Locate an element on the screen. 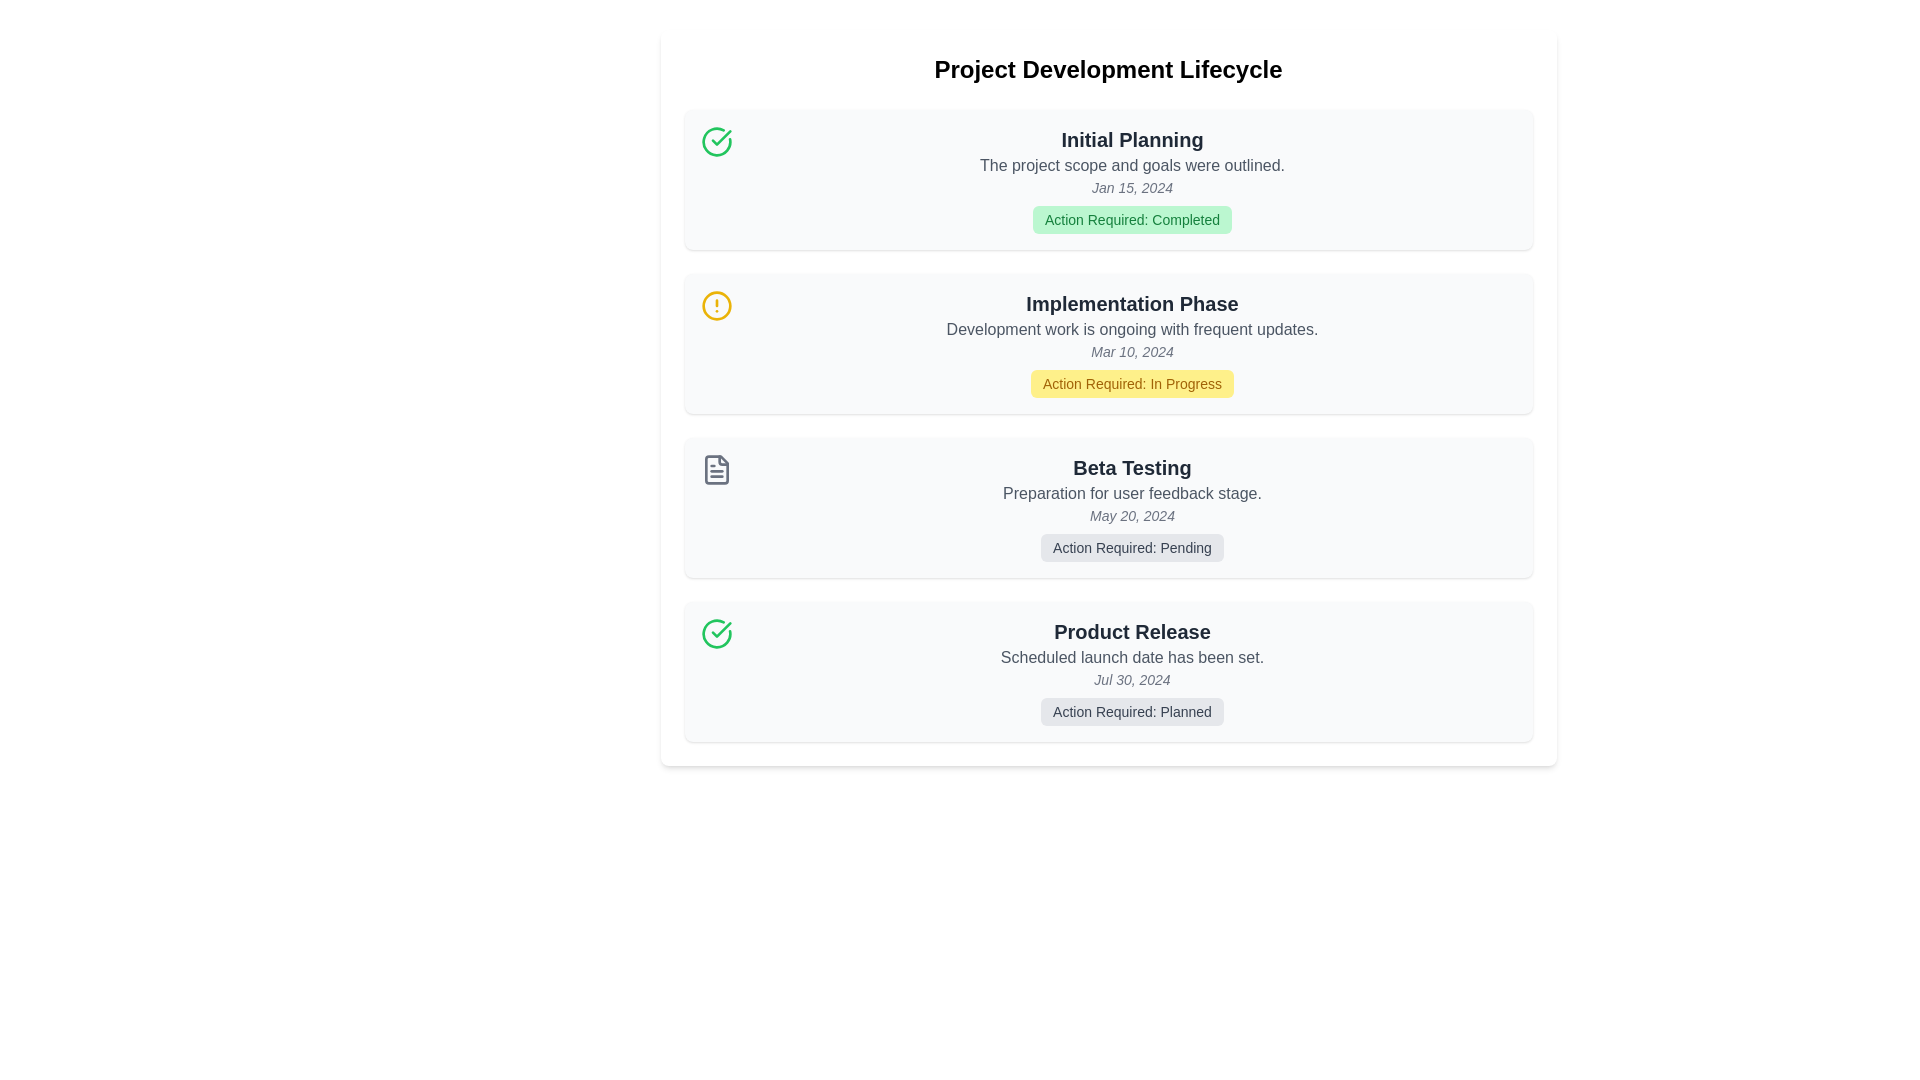 This screenshot has height=1080, width=1920. the Static Text element that displays the date related to the 'Implementation Phase' of the project lifecycle, located between the description 'Development work is ongoing with frequent updates.' and the yellow tag labeled 'Action Required: In Progress.' is located at coordinates (1132, 350).